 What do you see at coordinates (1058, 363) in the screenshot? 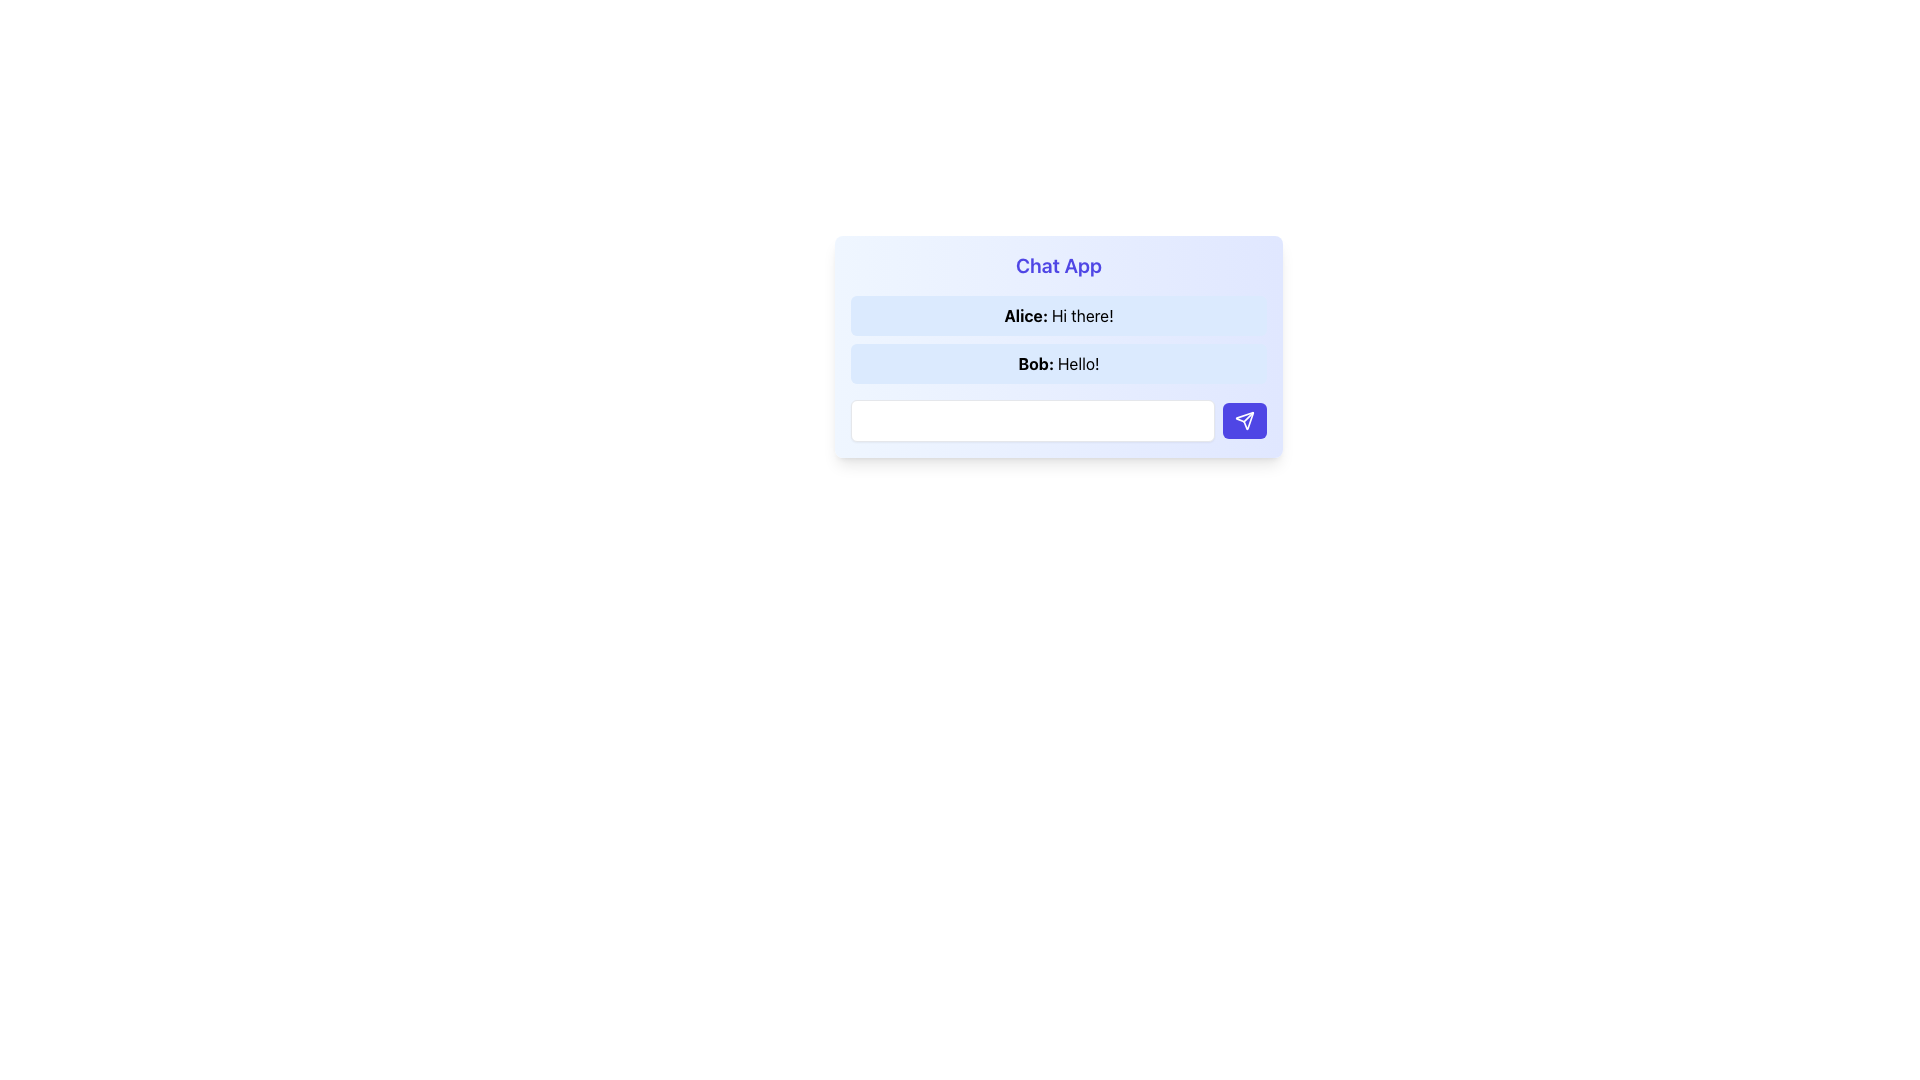
I see `the chat bubble containing the message 'Bob: Hello!' with a light blue background, located below the previous message 'Alice: Hi there!'` at bounding box center [1058, 363].